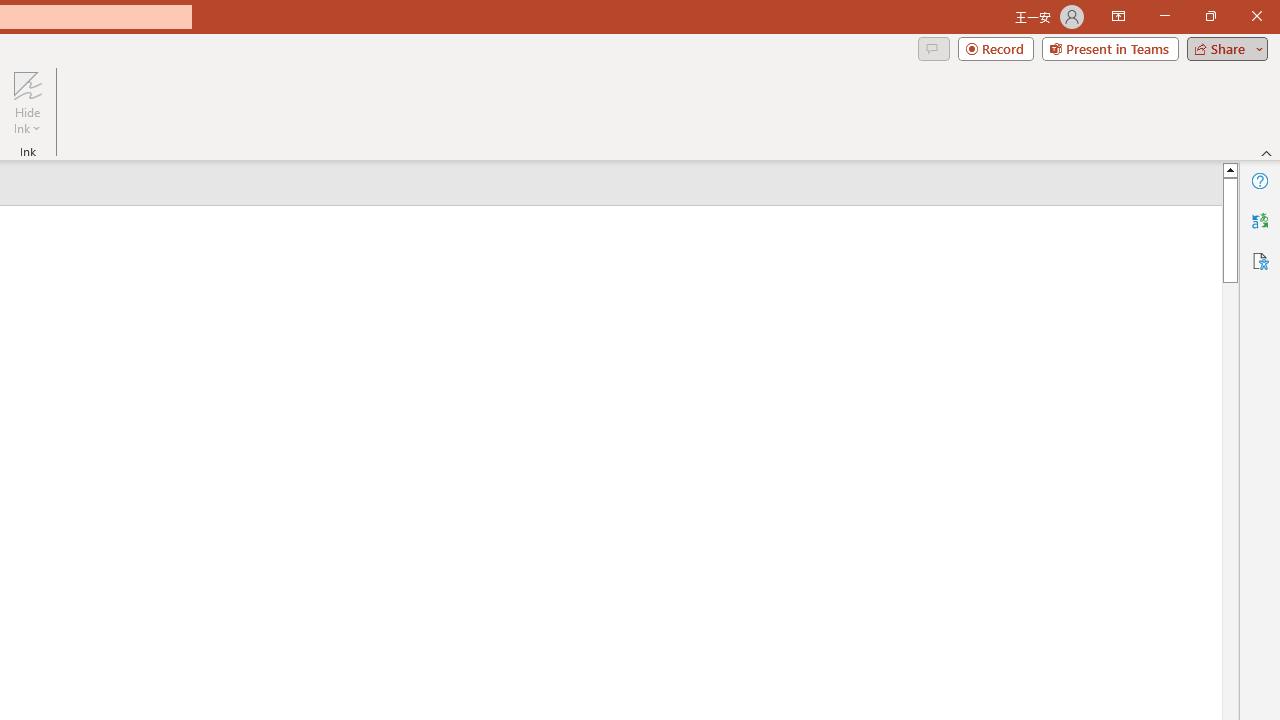 The image size is (1280, 720). What do you see at coordinates (27, 84) in the screenshot?
I see `'Hide Ink'` at bounding box center [27, 84].